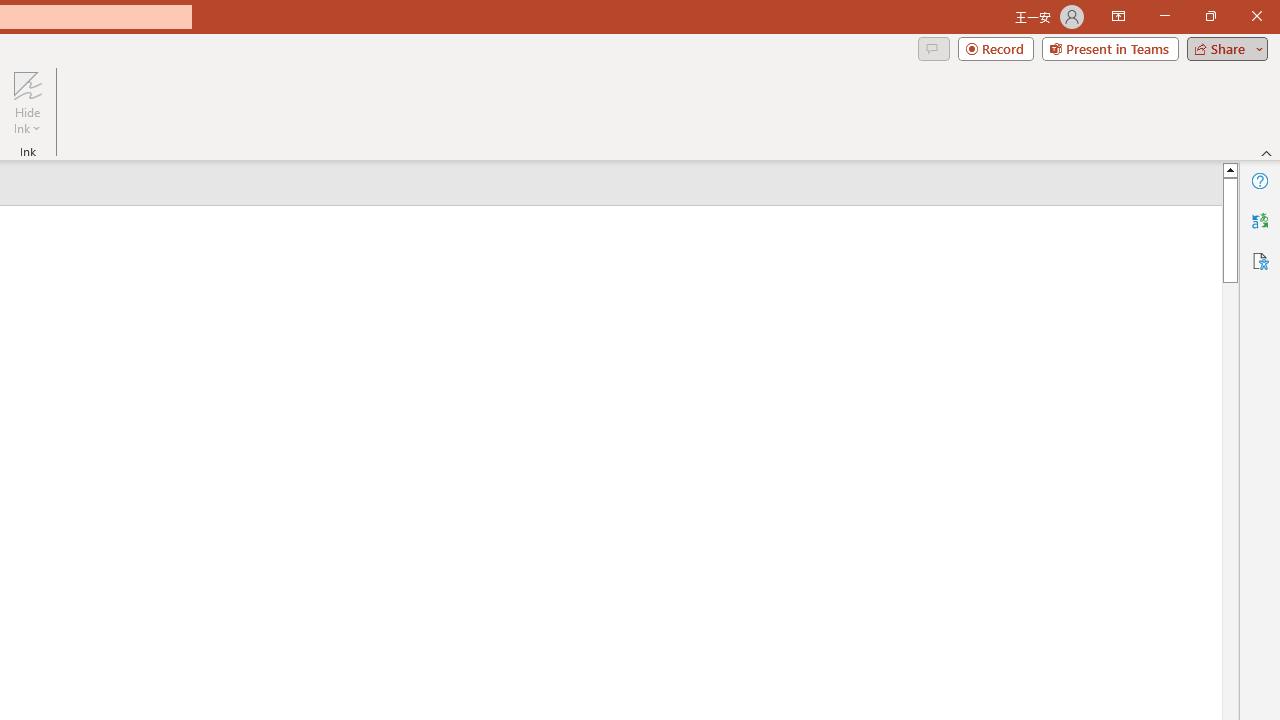 The image size is (1280, 720). What do you see at coordinates (27, 84) in the screenshot?
I see `'Hide Ink'` at bounding box center [27, 84].